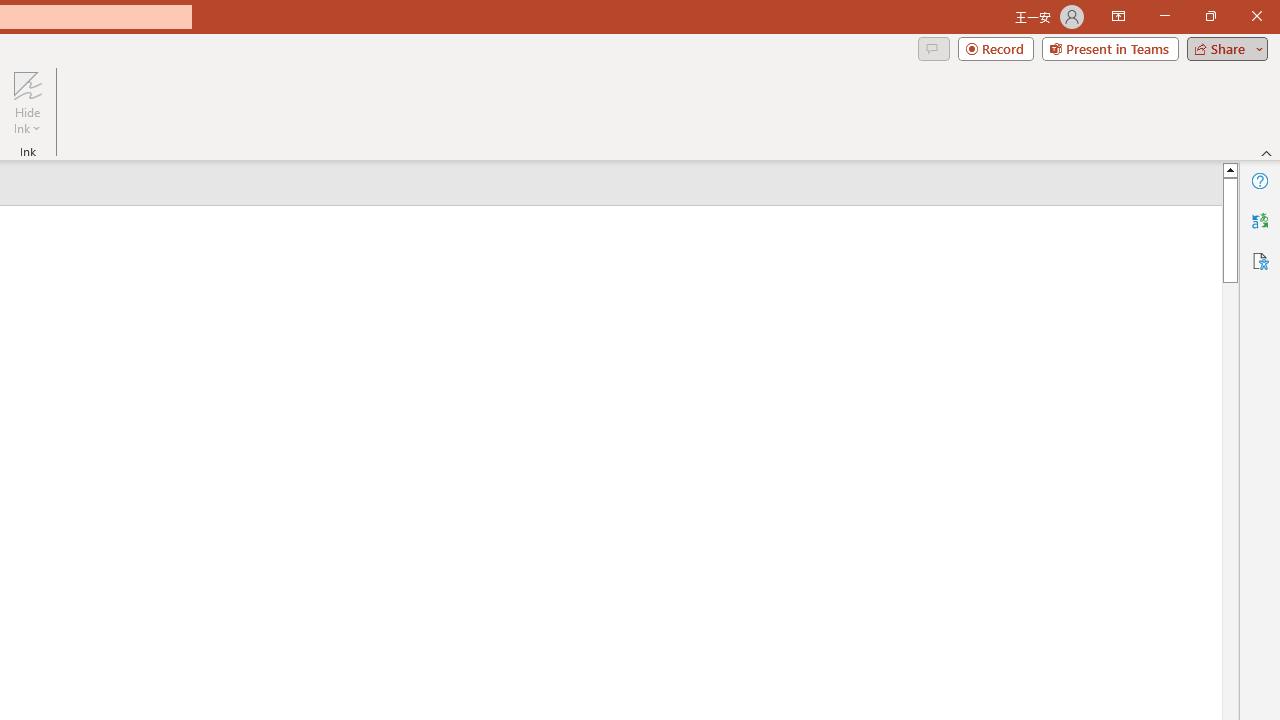 The image size is (1280, 720). What do you see at coordinates (27, 84) in the screenshot?
I see `'Hide Ink'` at bounding box center [27, 84].